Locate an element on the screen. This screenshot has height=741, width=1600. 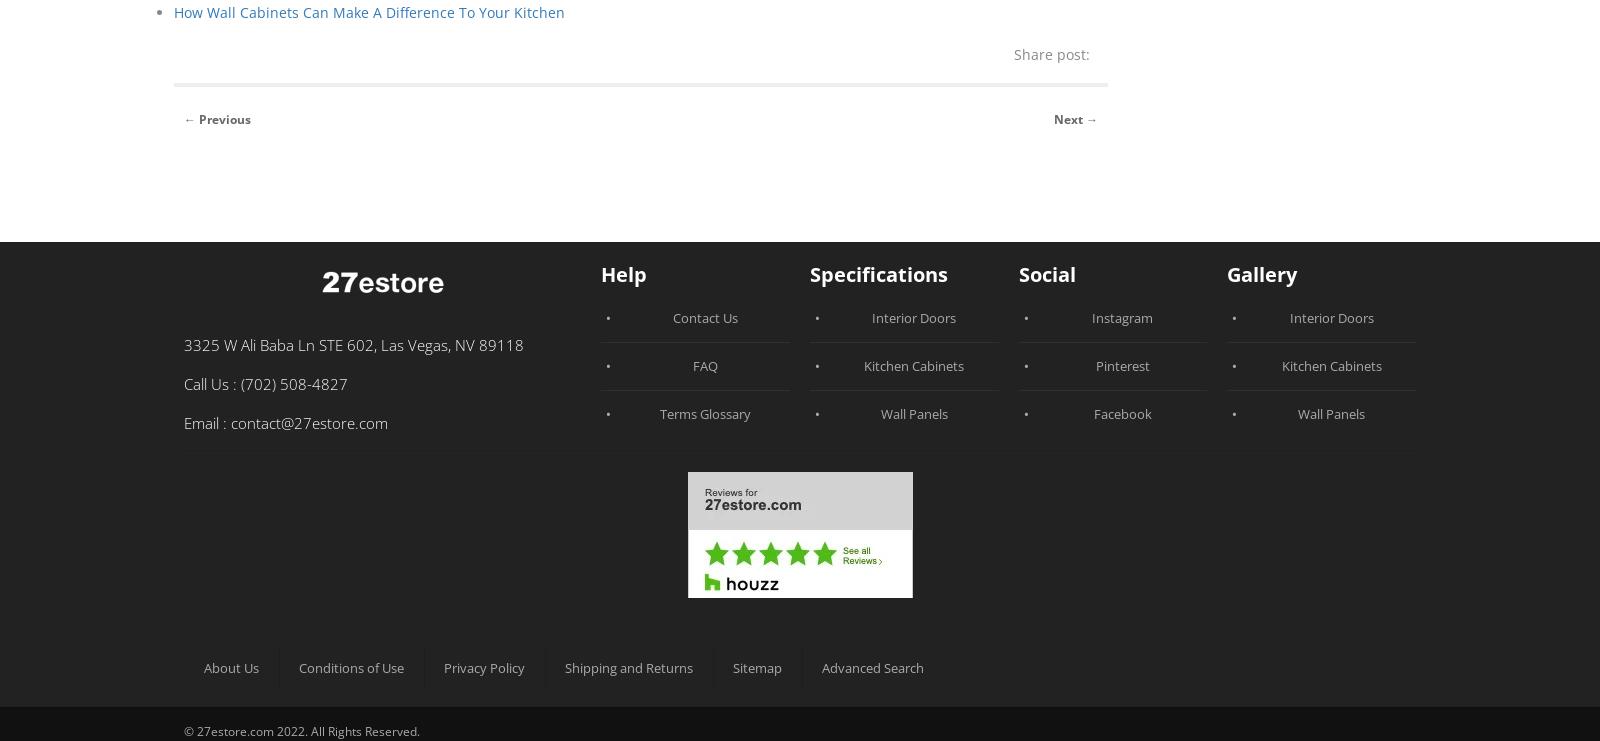
'contact@27estore.com' is located at coordinates (309, 420).